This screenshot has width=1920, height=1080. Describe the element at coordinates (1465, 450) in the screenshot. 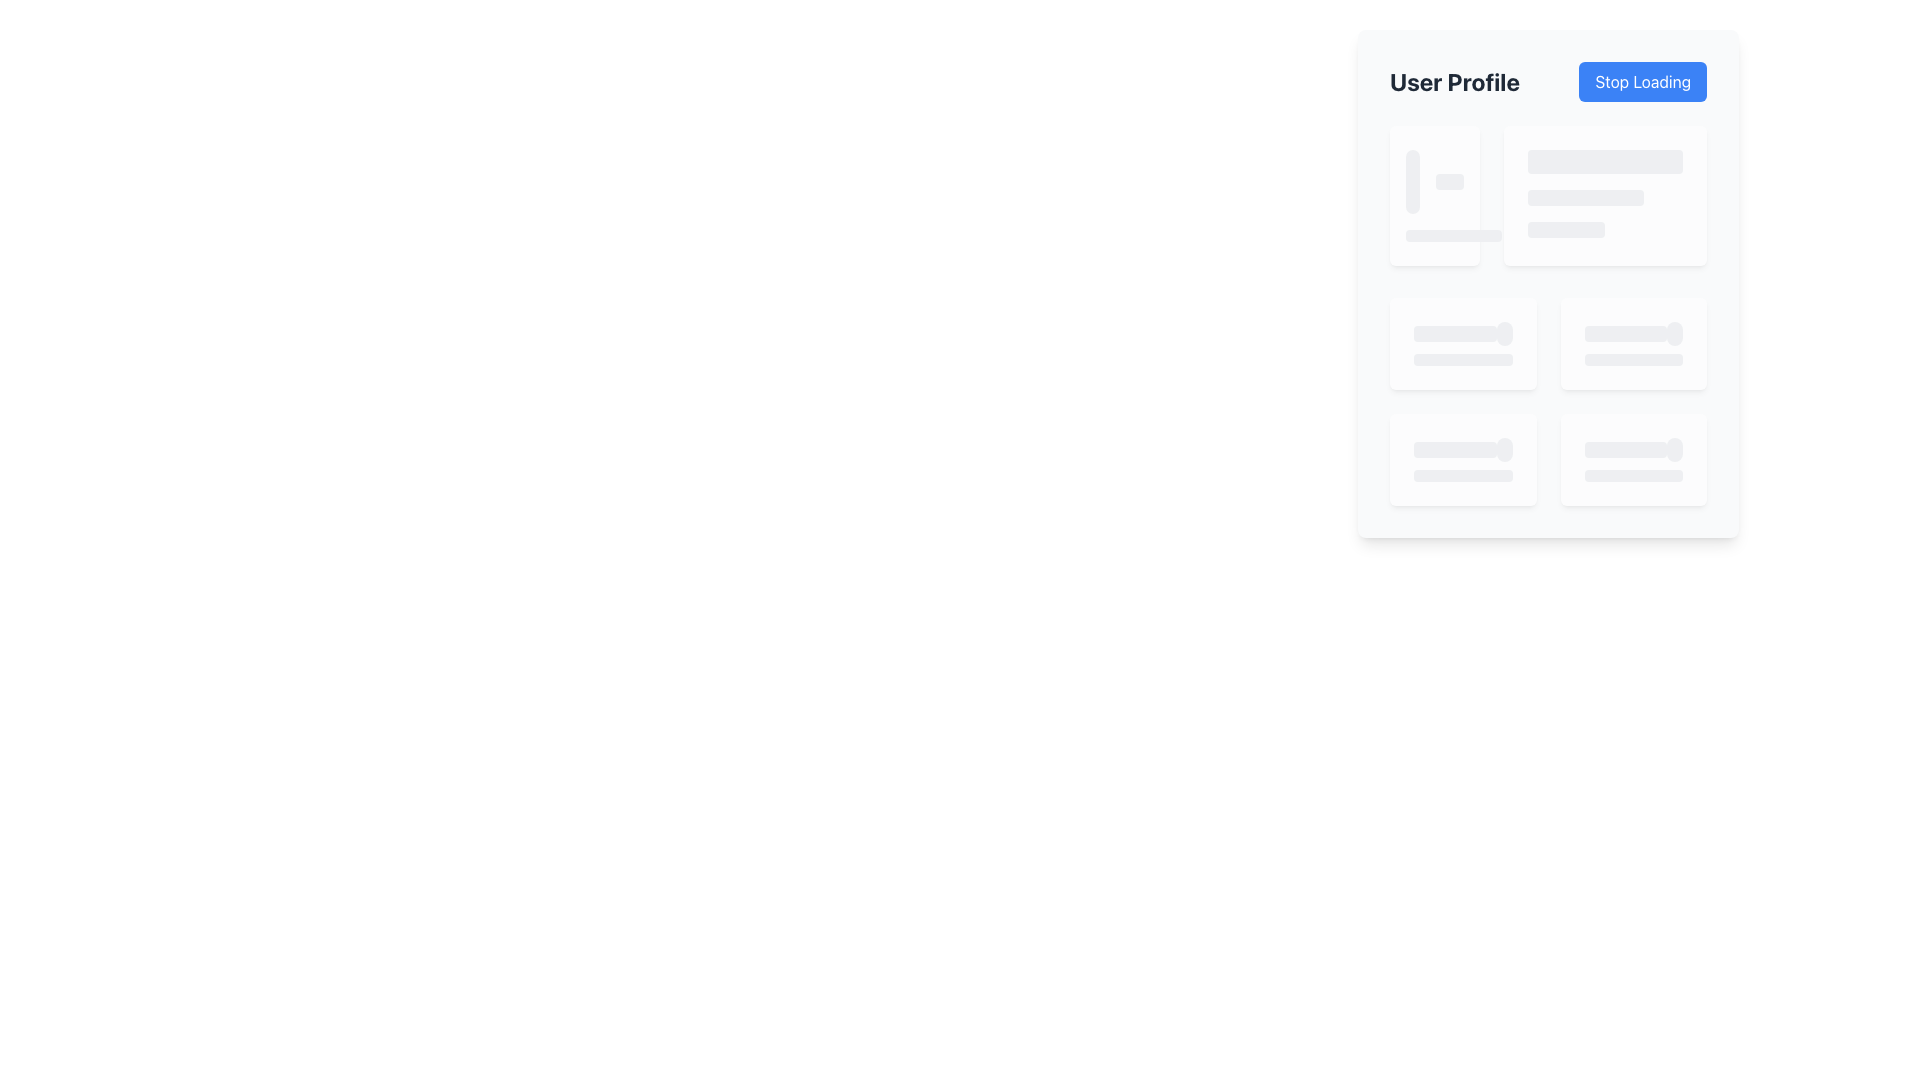

I see `the slider value` at that location.